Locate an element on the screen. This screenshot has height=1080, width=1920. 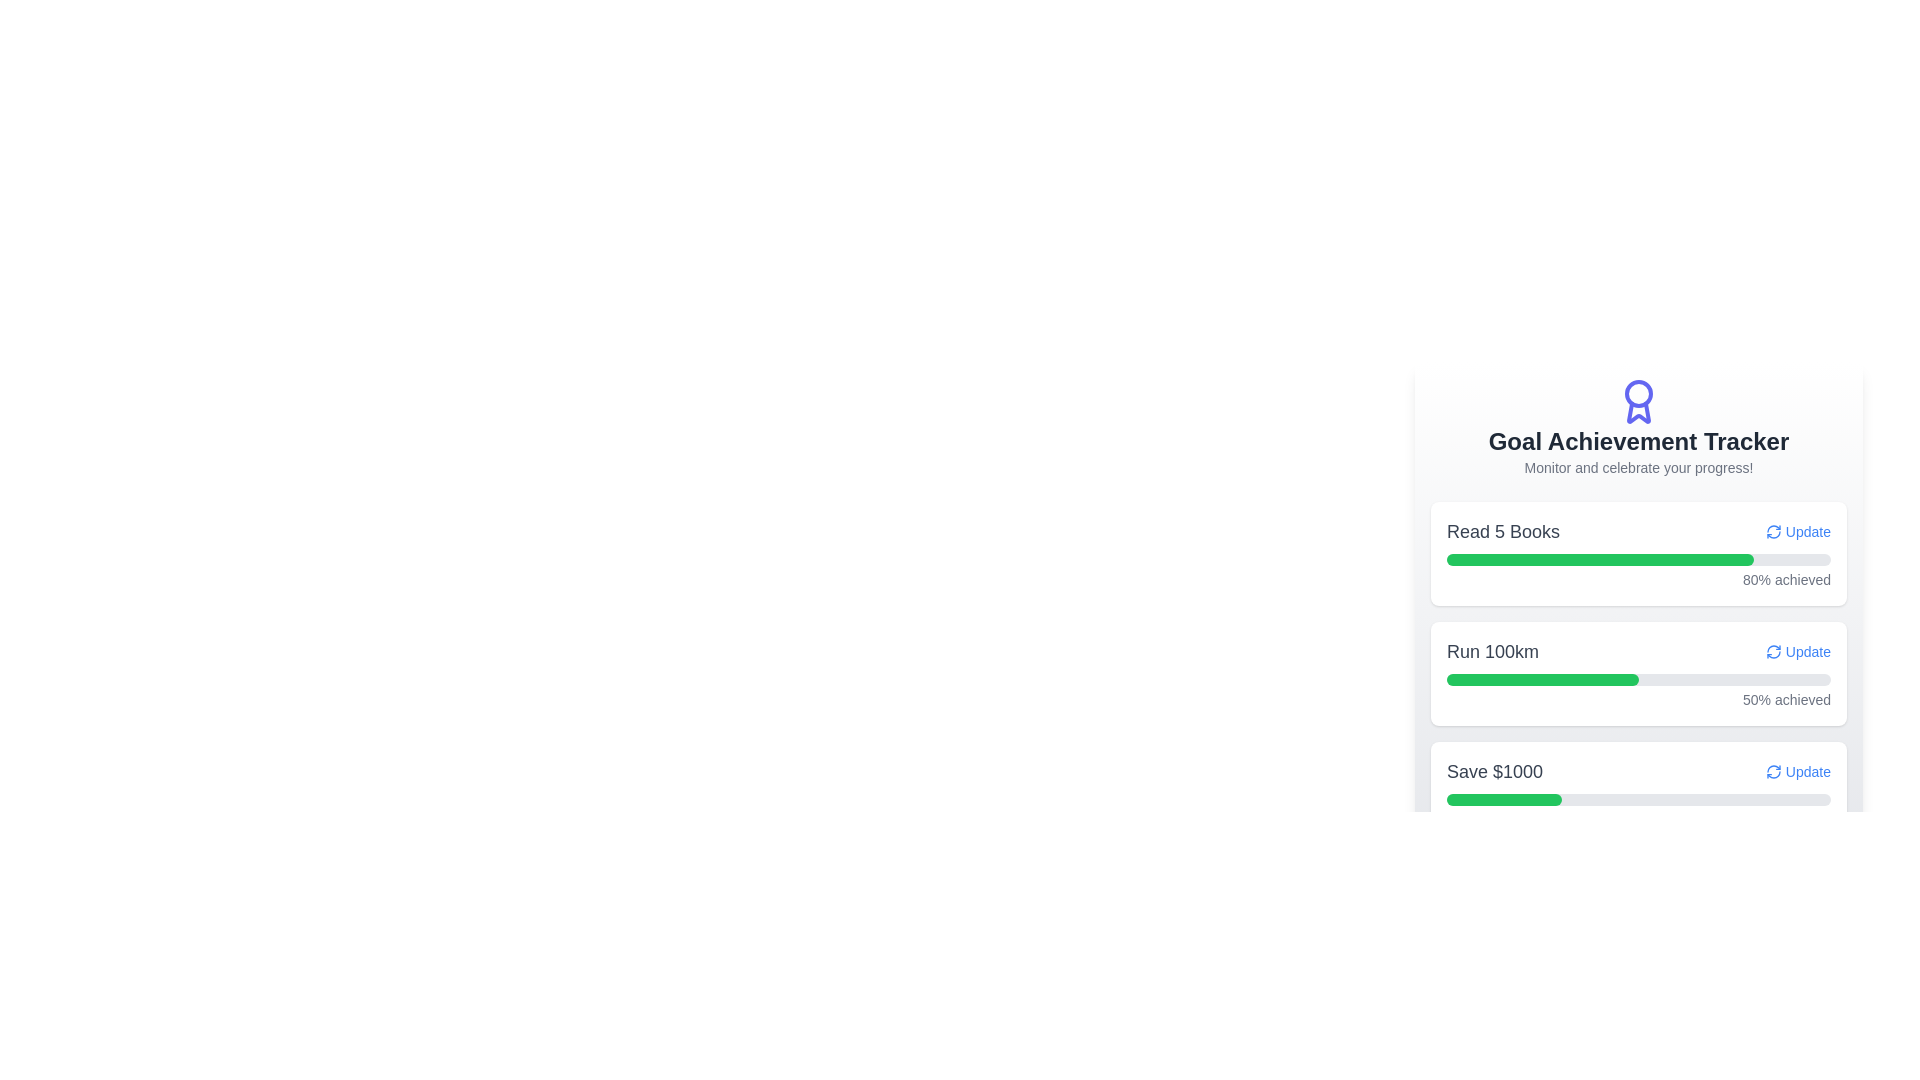
the refresh button located on the right-hand side of the goal labeled 'Save $1000' is located at coordinates (1798, 770).